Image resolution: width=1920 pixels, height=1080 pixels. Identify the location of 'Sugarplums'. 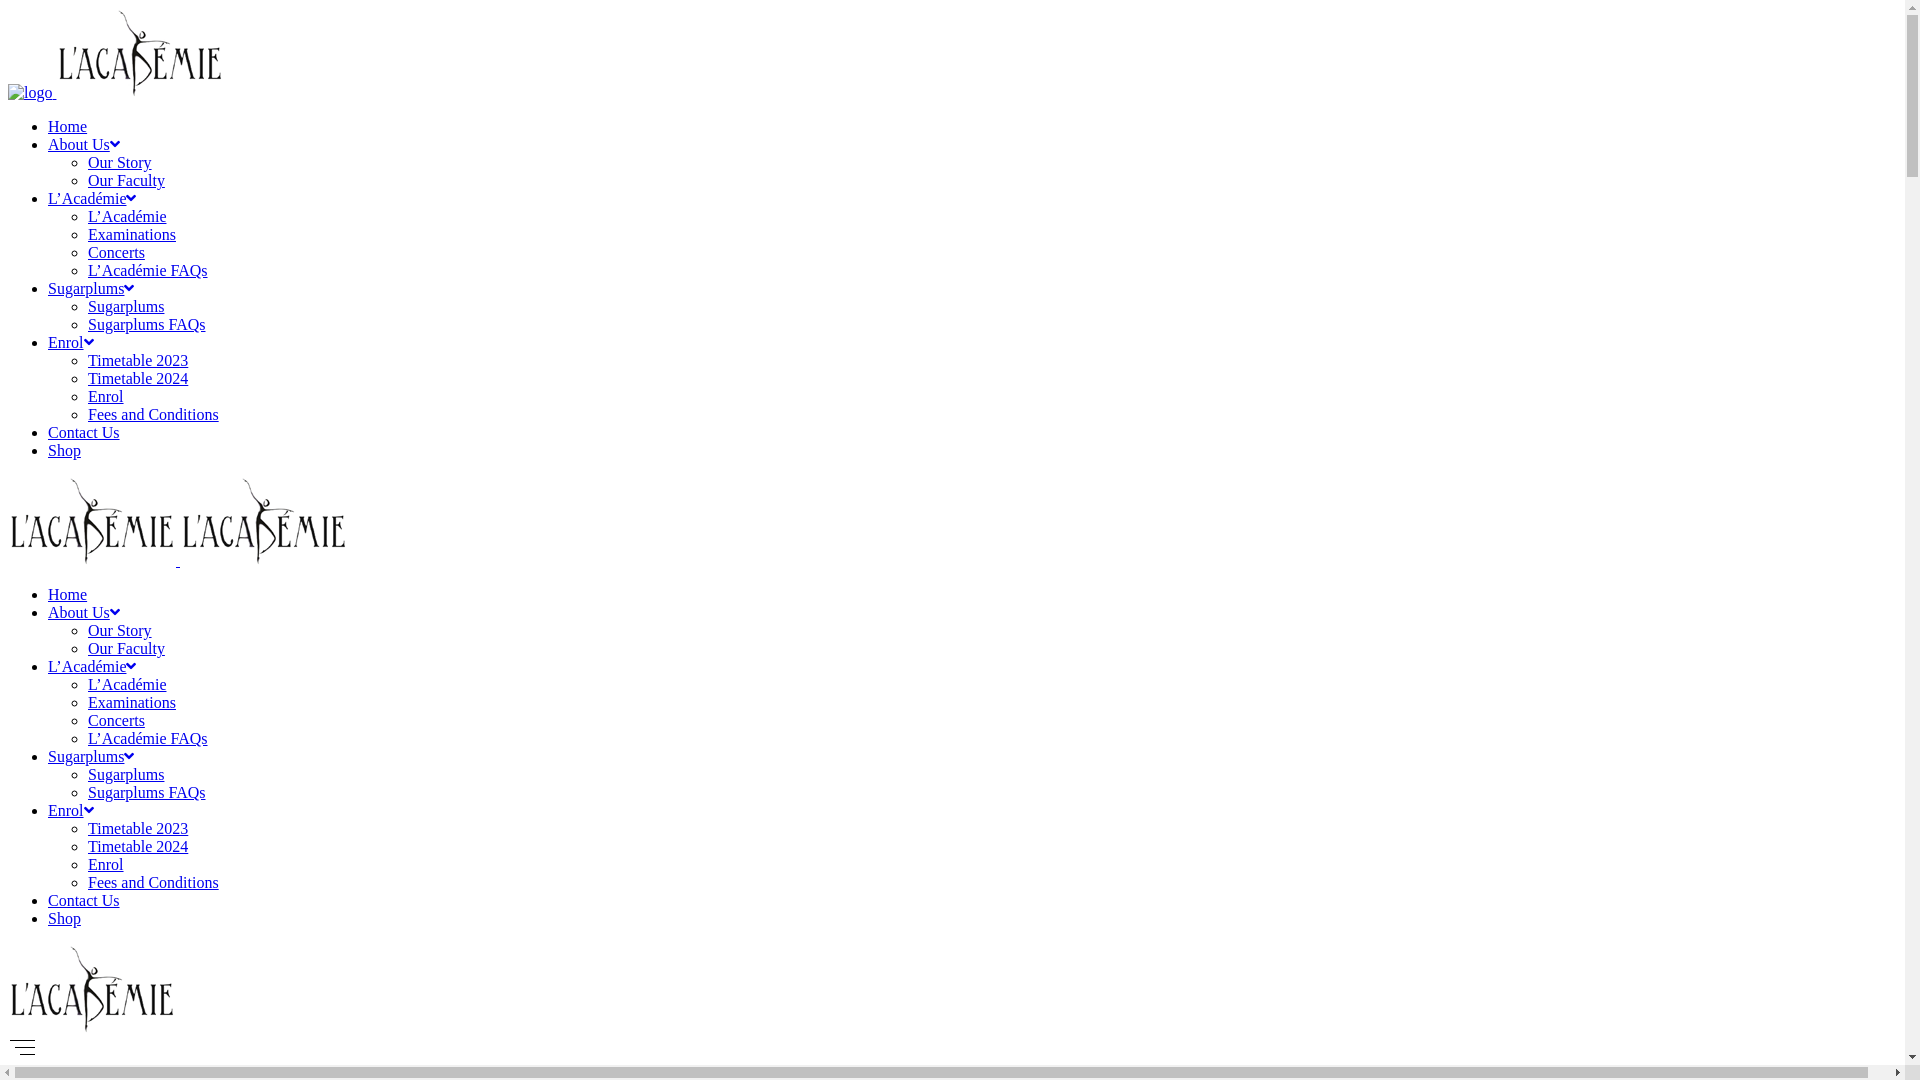
(48, 756).